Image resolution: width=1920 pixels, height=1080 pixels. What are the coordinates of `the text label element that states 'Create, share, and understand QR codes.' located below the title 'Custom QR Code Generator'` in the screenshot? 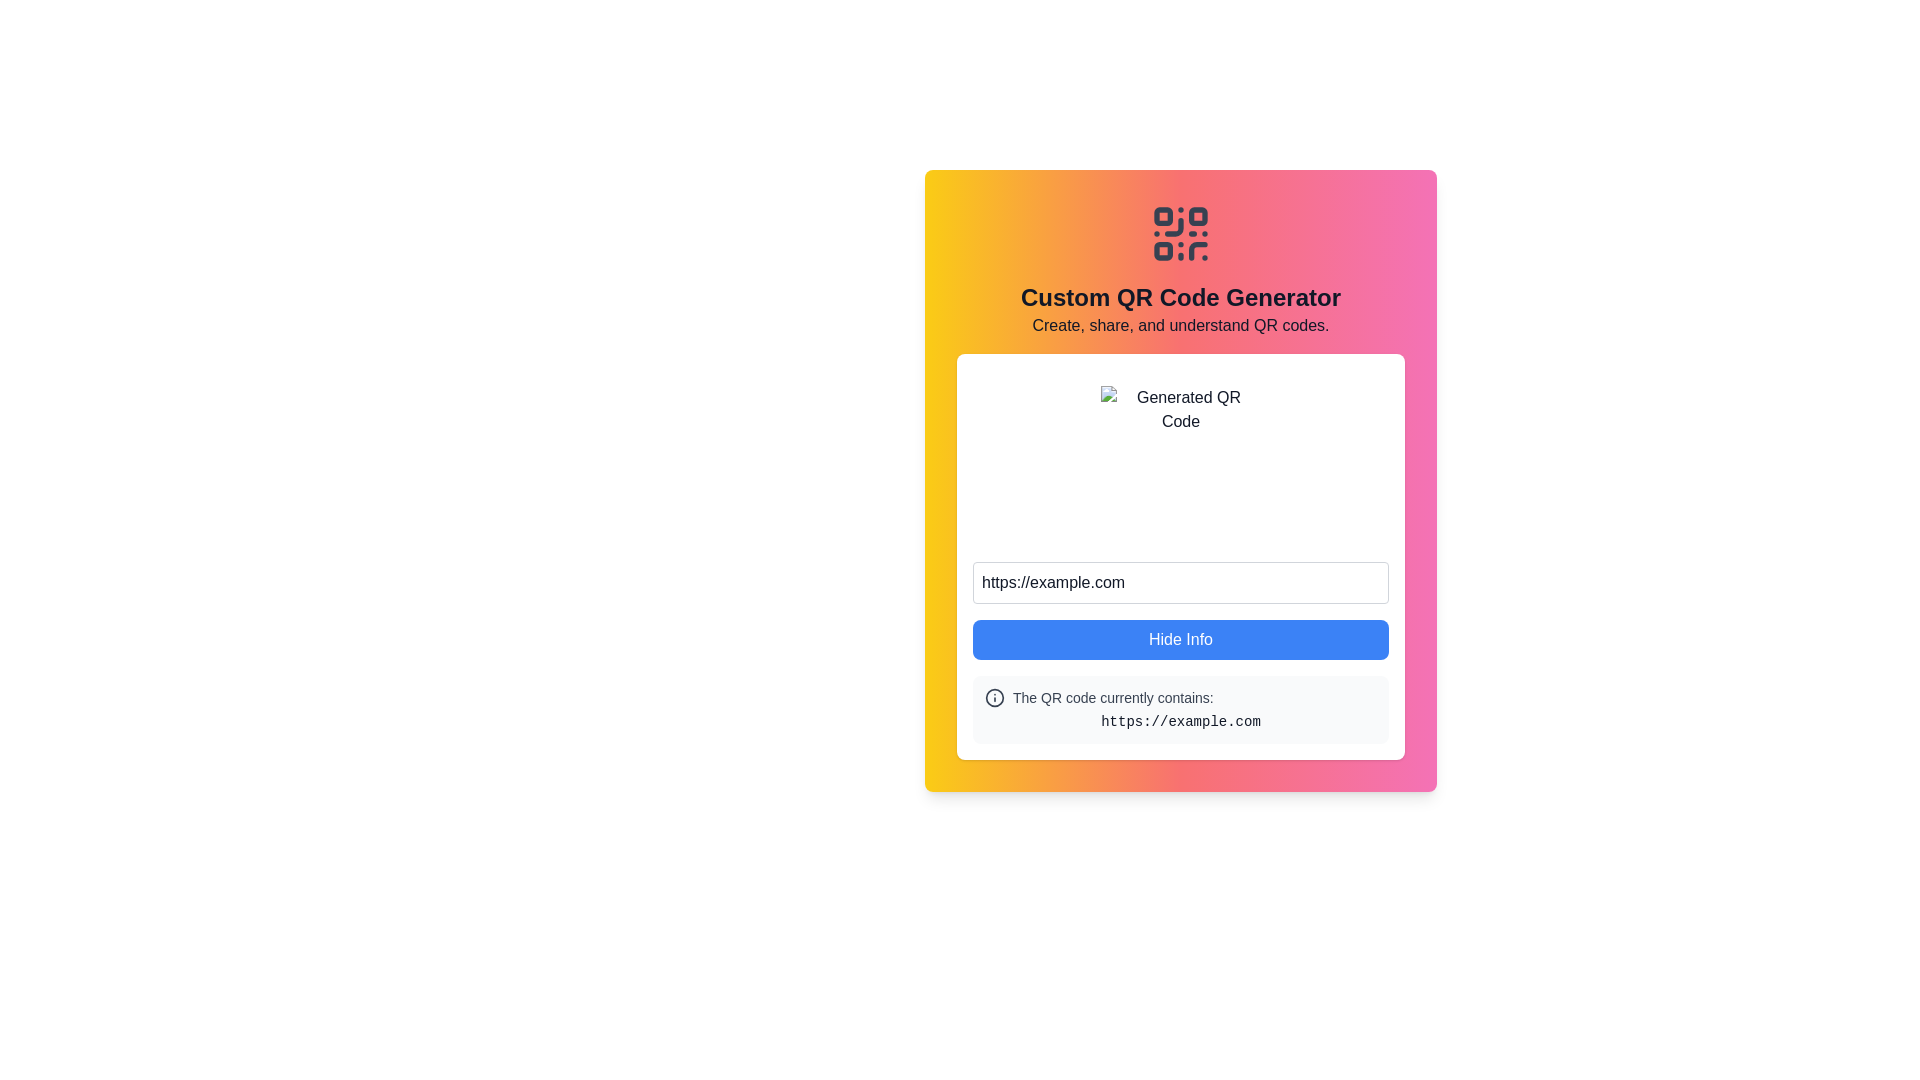 It's located at (1180, 325).